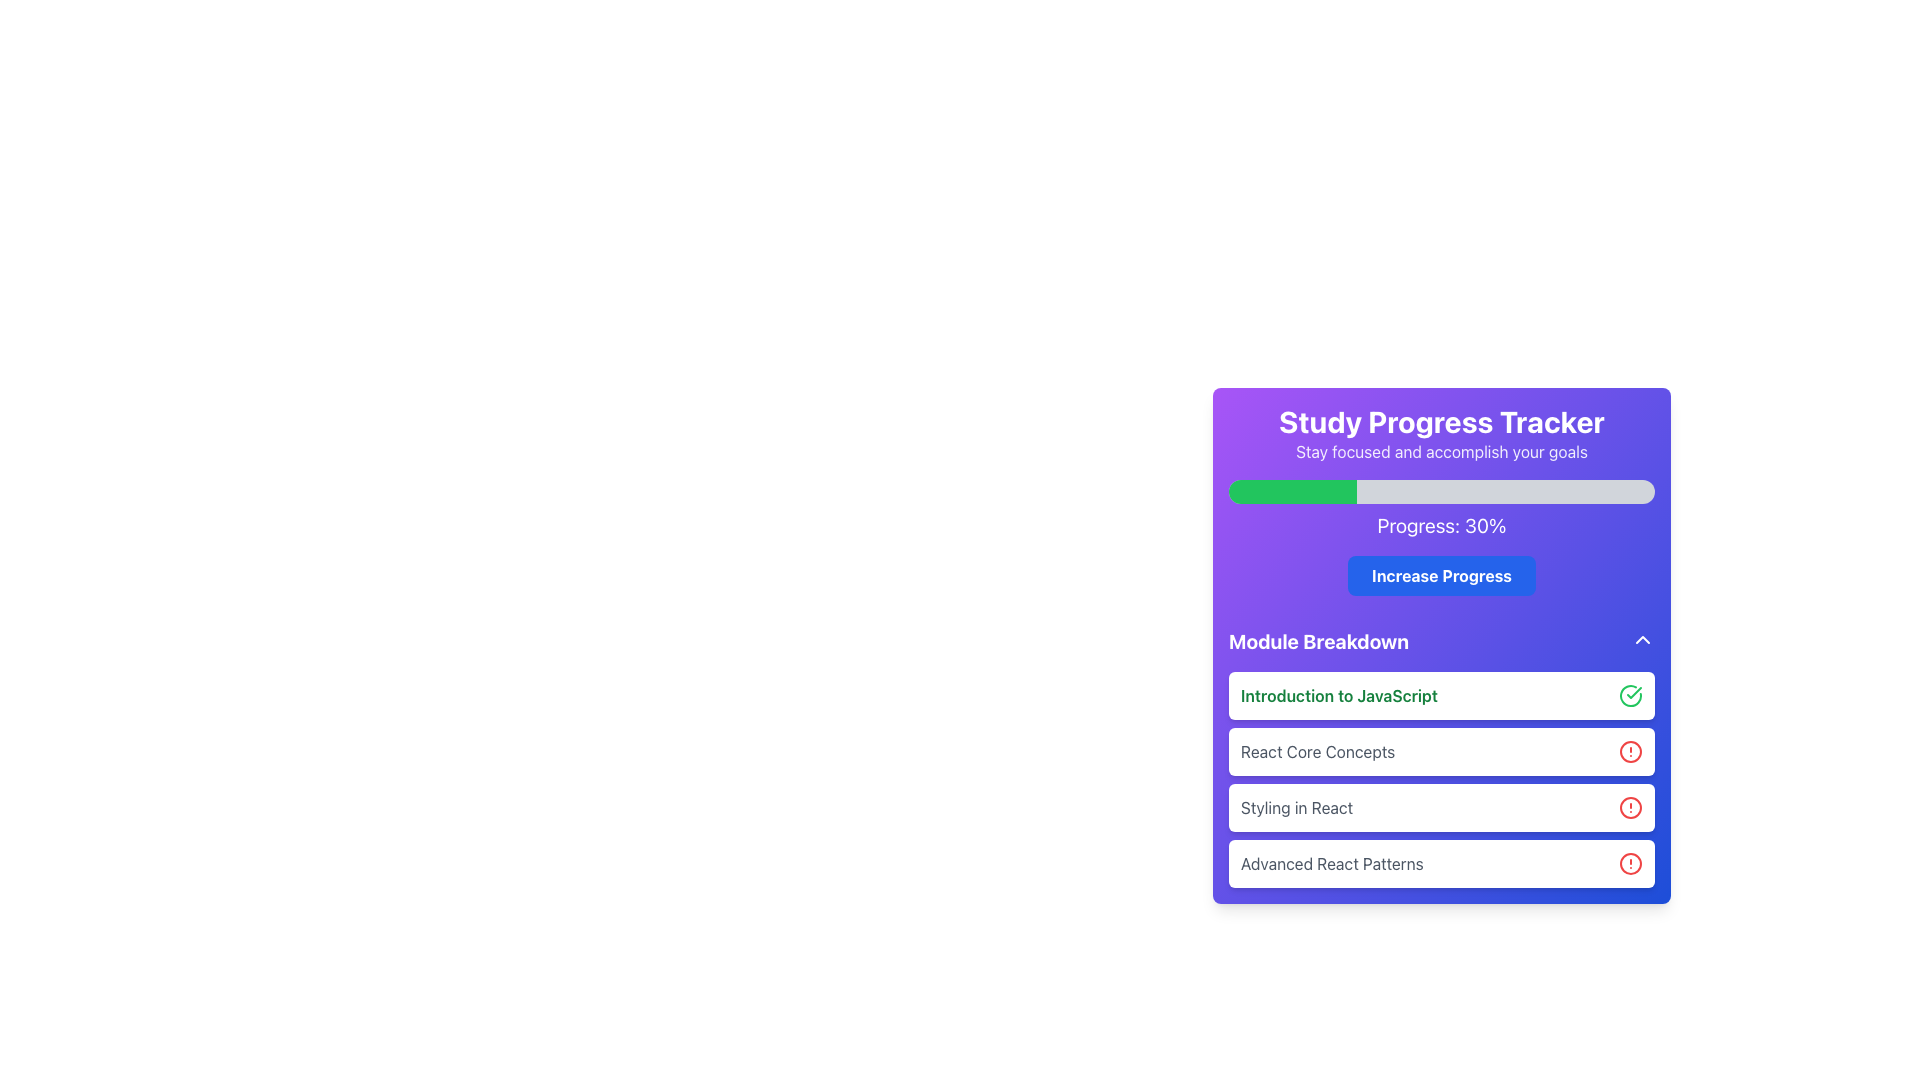 The height and width of the screenshot is (1080, 1920). What do you see at coordinates (1441, 758) in the screenshot?
I see `the second list item element titled 'React Core Concepts' in the 'Module Breakdown' section` at bounding box center [1441, 758].